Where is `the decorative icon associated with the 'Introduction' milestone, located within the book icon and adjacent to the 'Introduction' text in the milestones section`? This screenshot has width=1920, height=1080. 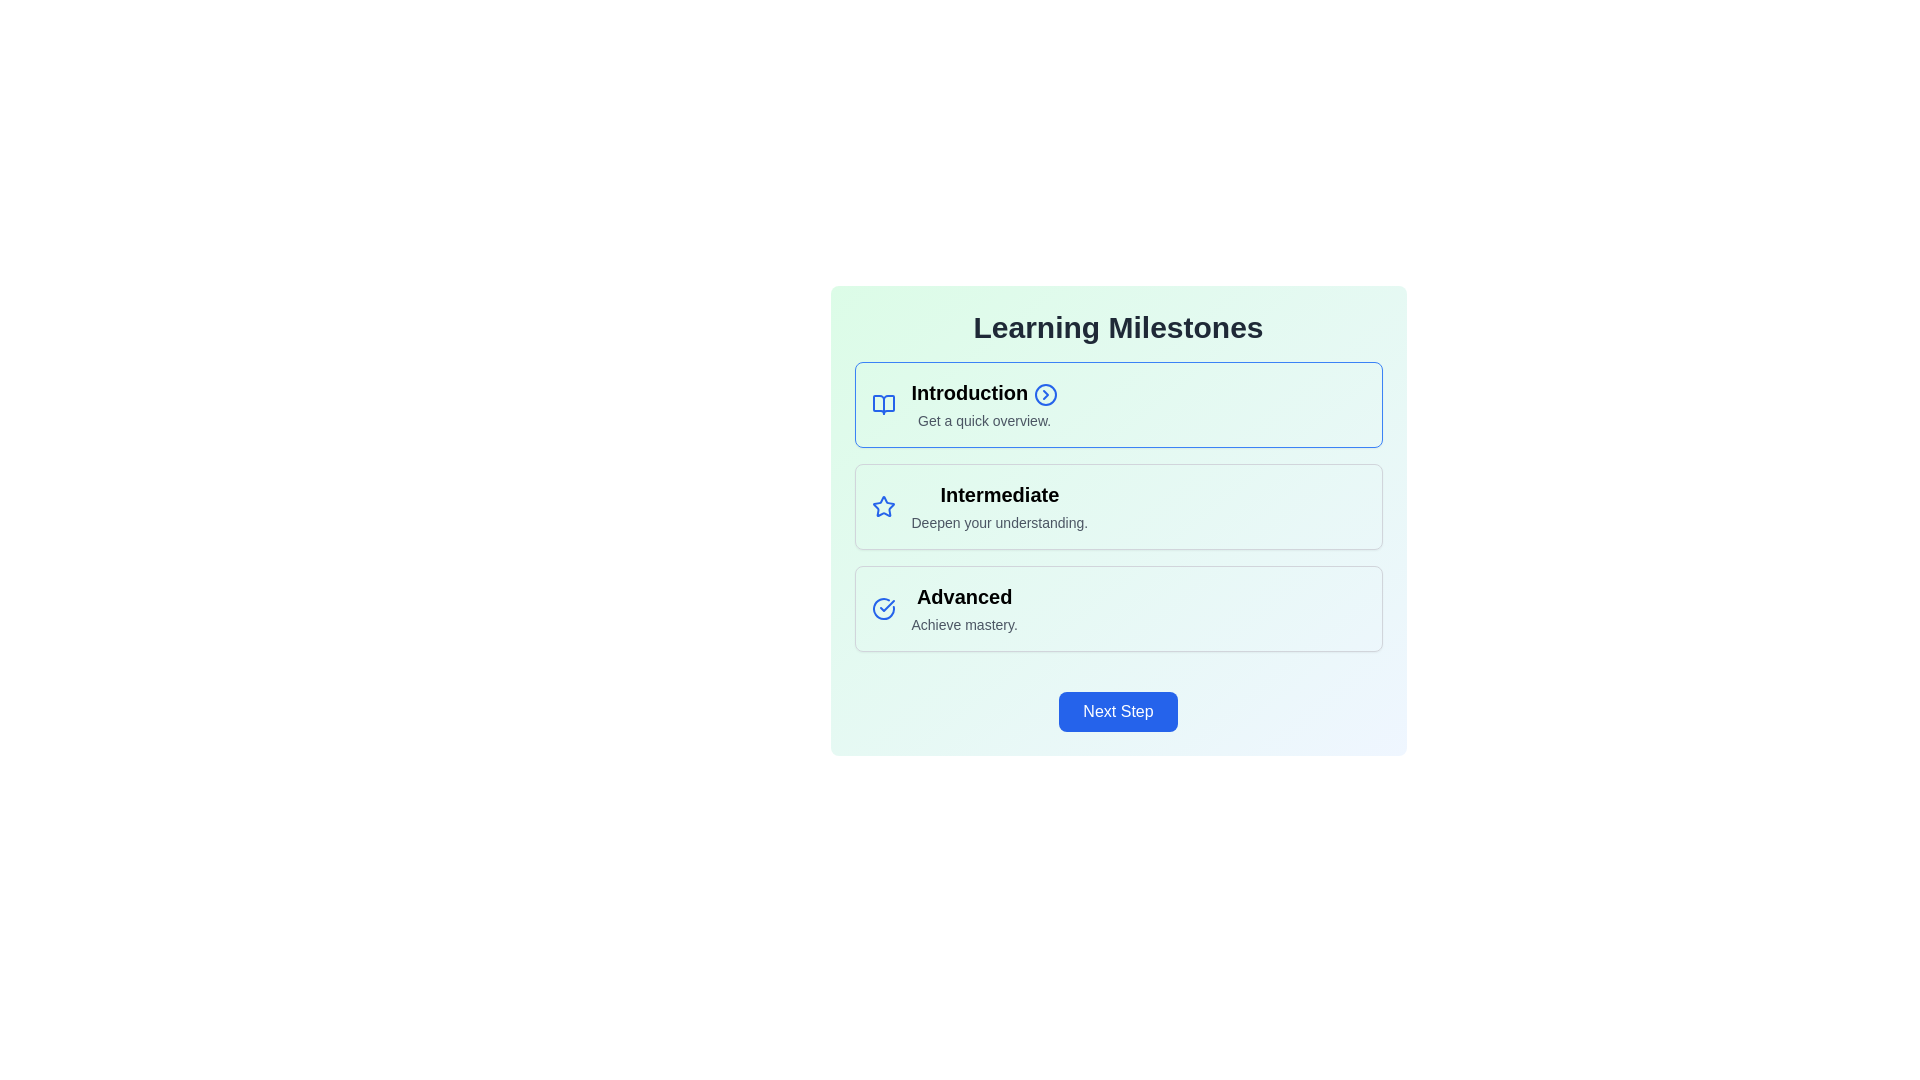 the decorative icon associated with the 'Introduction' milestone, located within the book icon and adjacent to the 'Introduction' text in the milestones section is located at coordinates (882, 405).